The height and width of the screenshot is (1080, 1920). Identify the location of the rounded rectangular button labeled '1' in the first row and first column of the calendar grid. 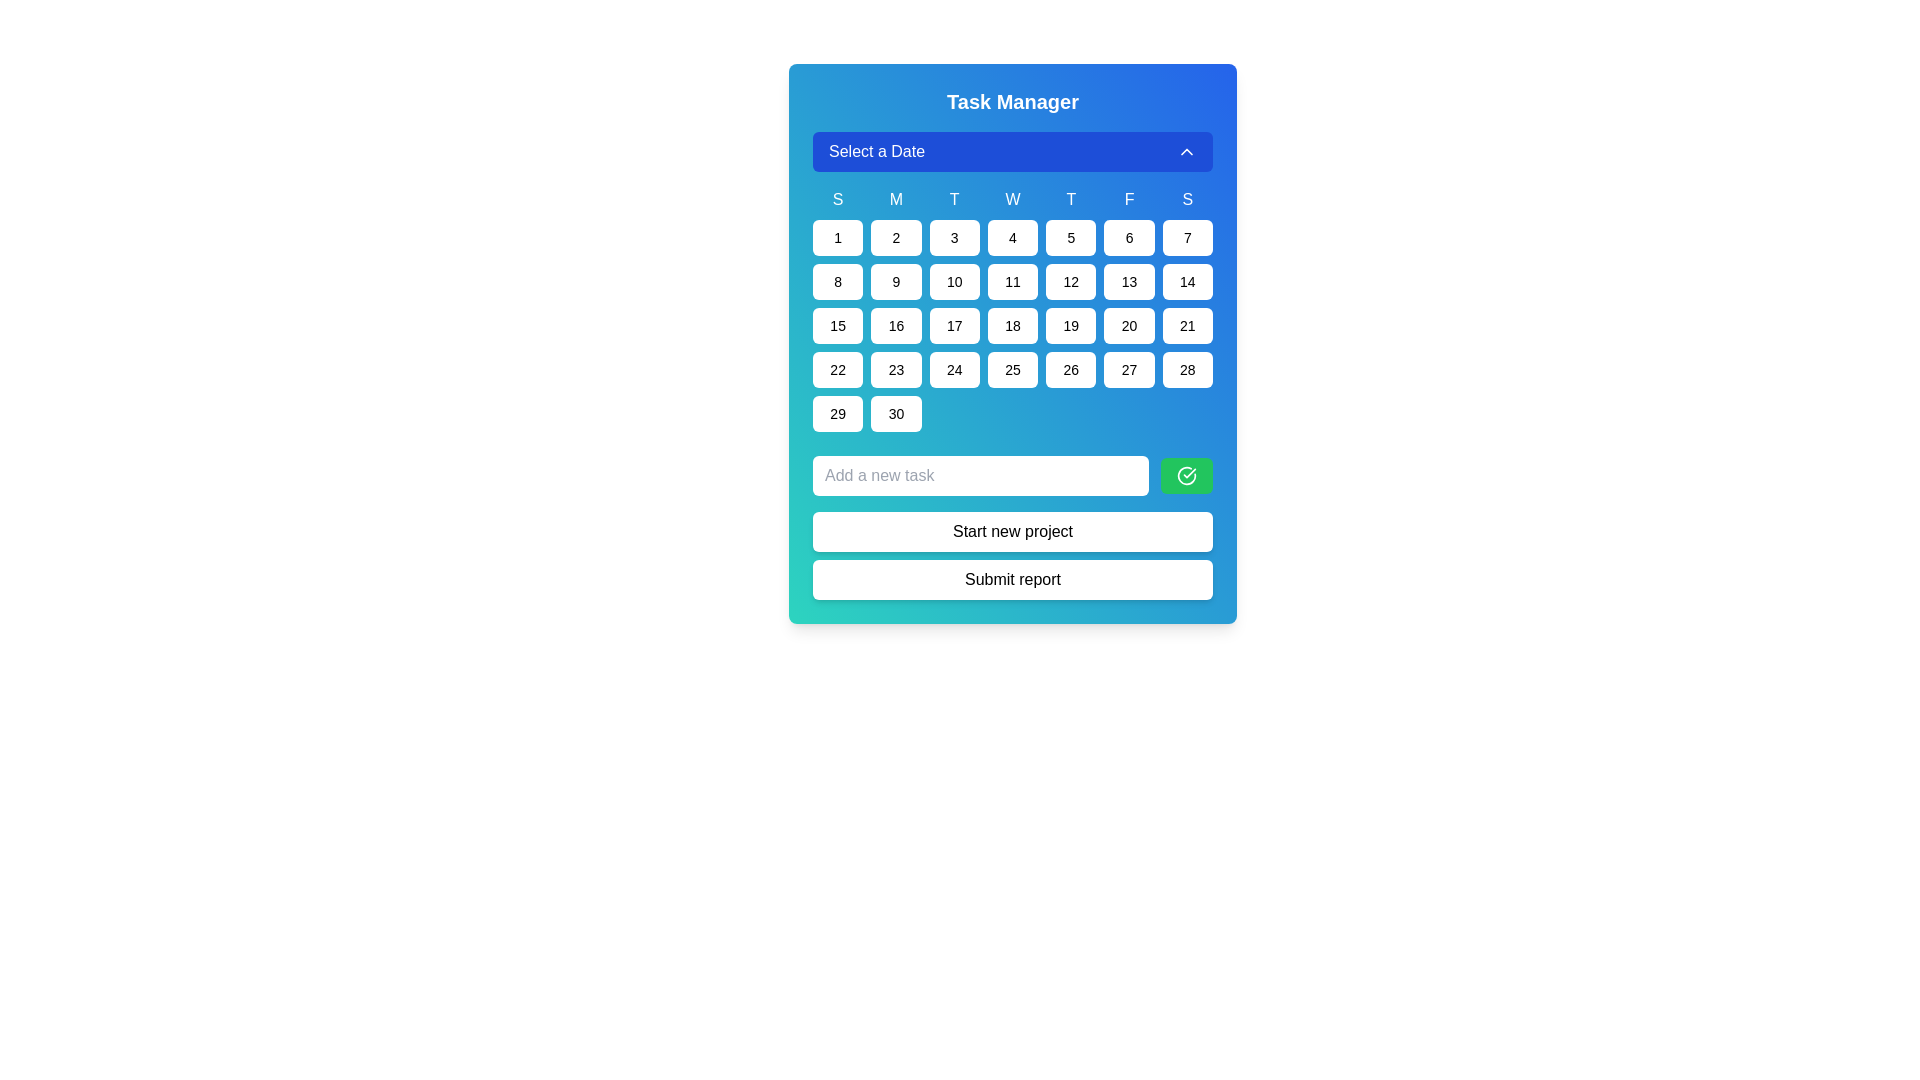
(838, 237).